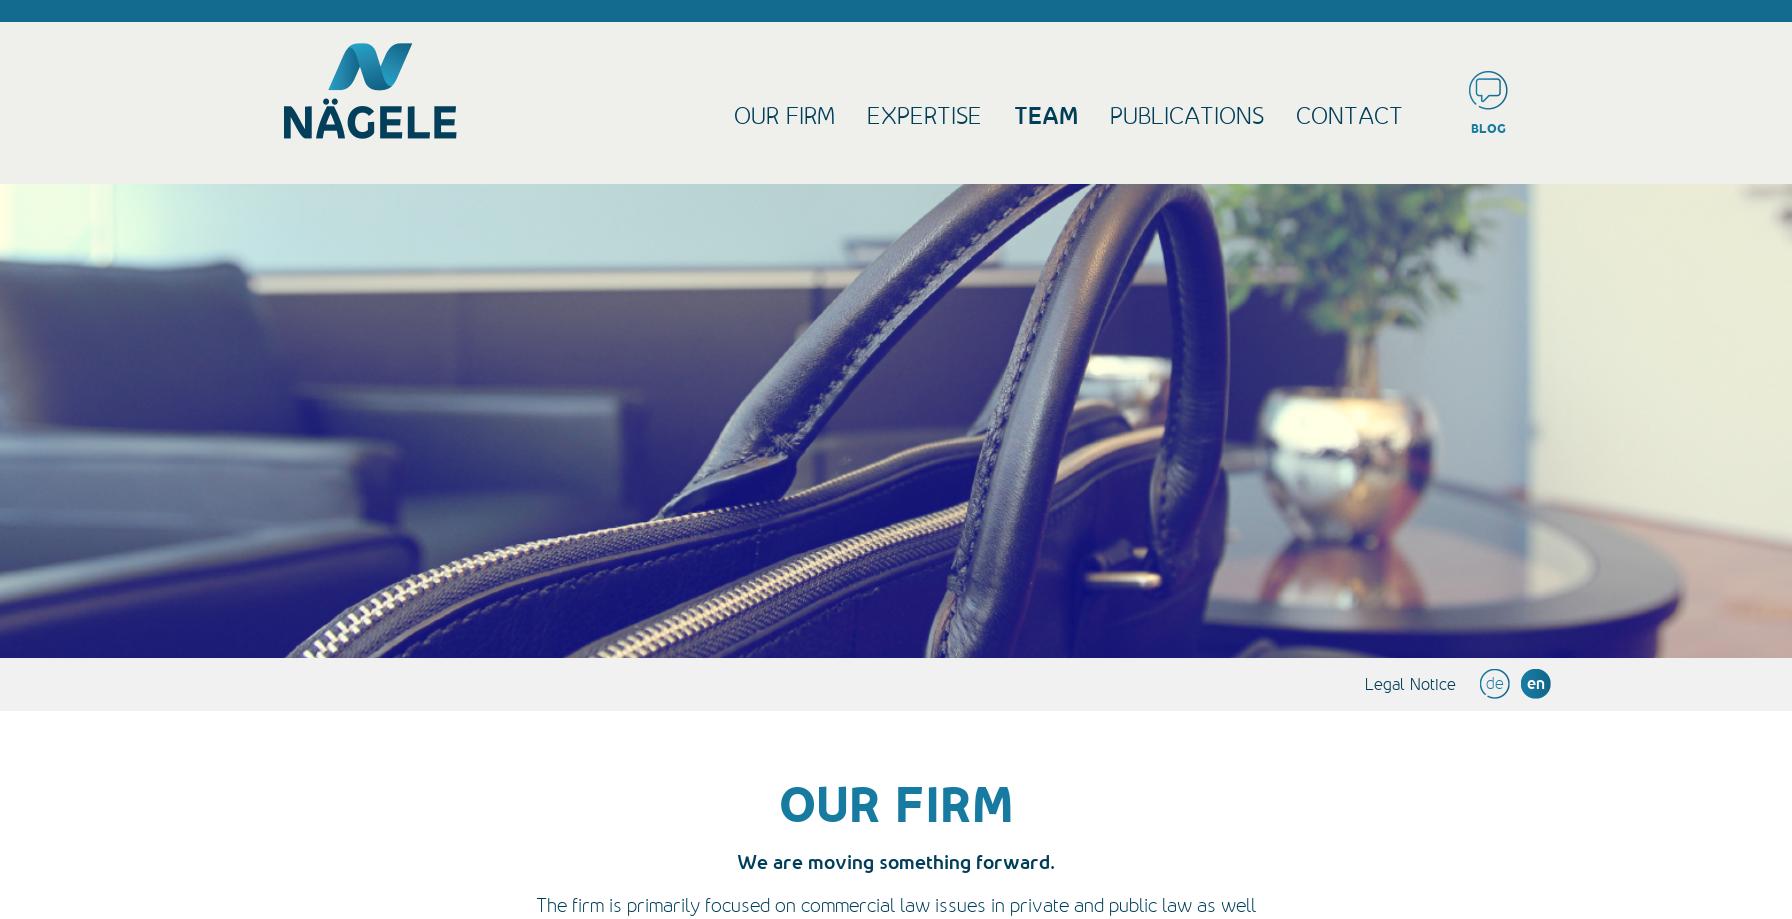 This screenshot has height=919, width=1792. What do you see at coordinates (1364, 683) in the screenshot?
I see `'Legal Notice'` at bounding box center [1364, 683].